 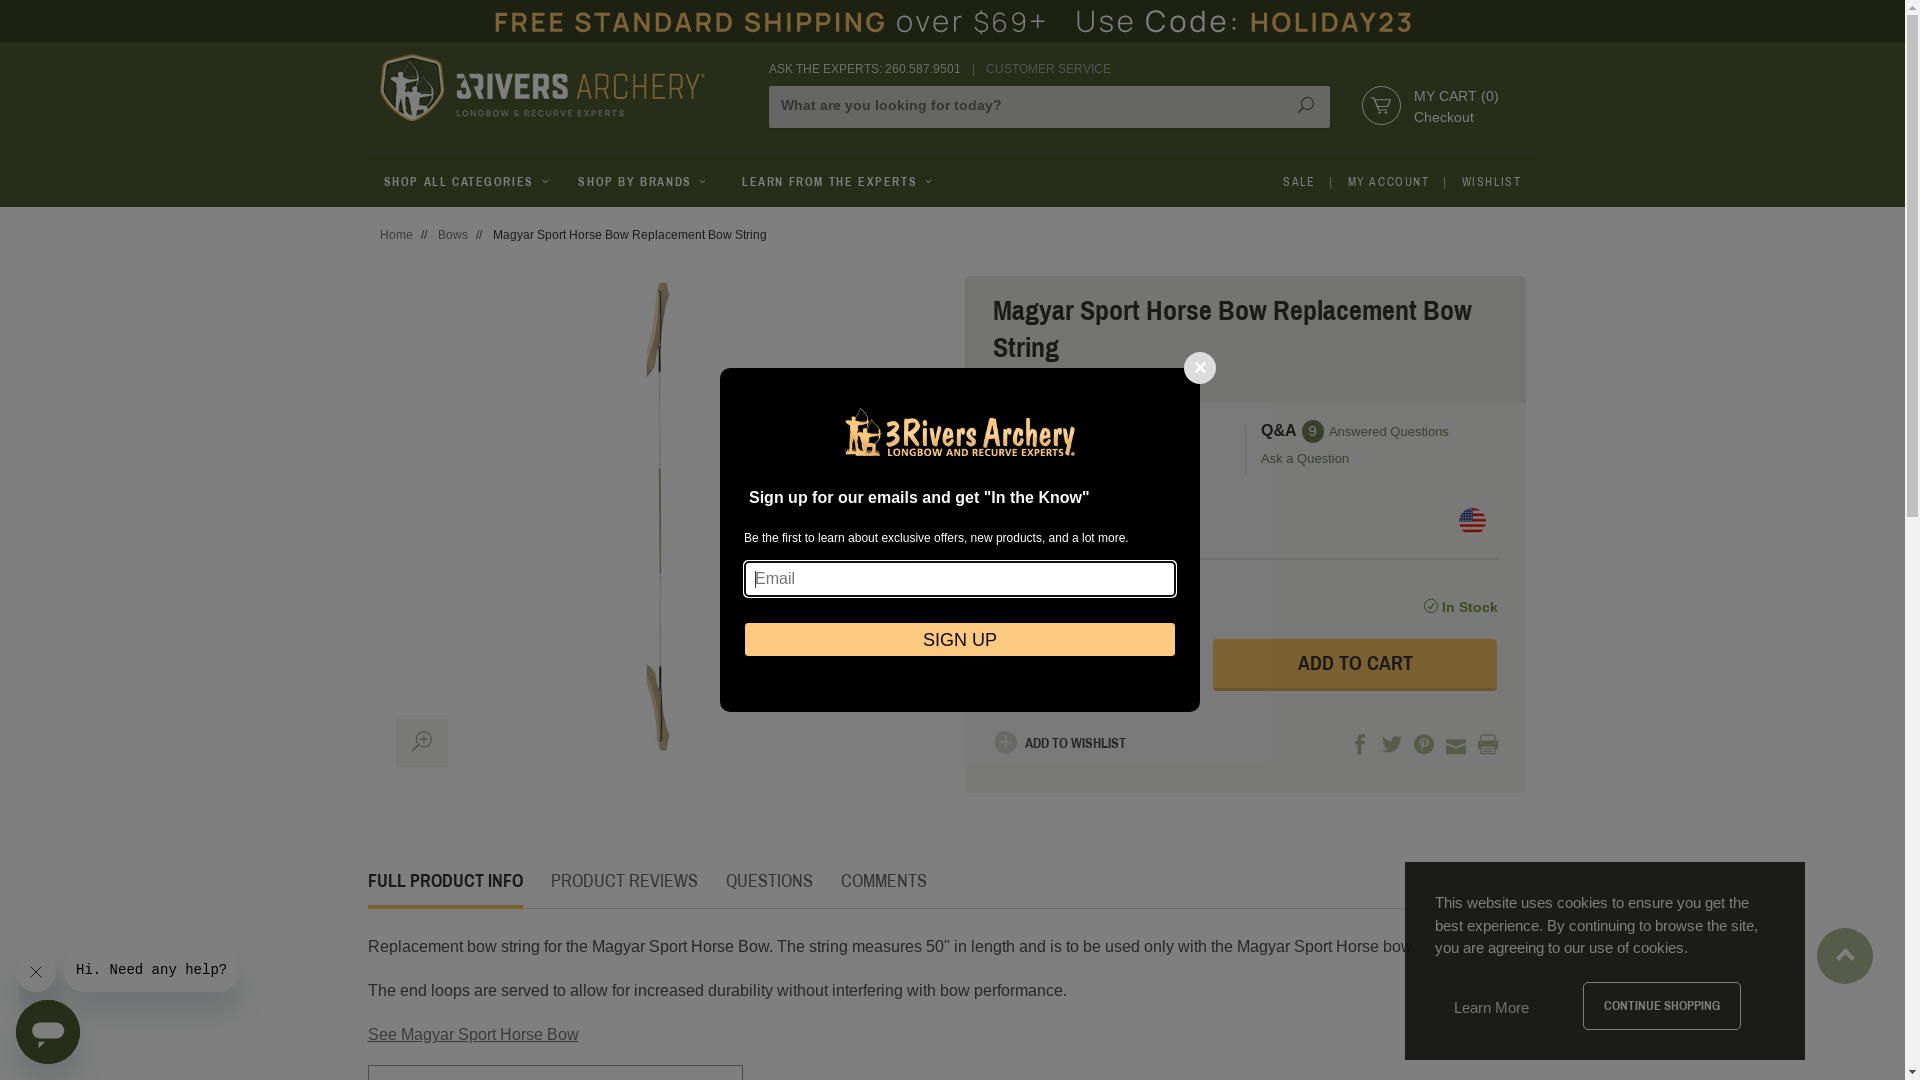 I want to click on '3Rivers Archery Supply', so click(x=542, y=86).